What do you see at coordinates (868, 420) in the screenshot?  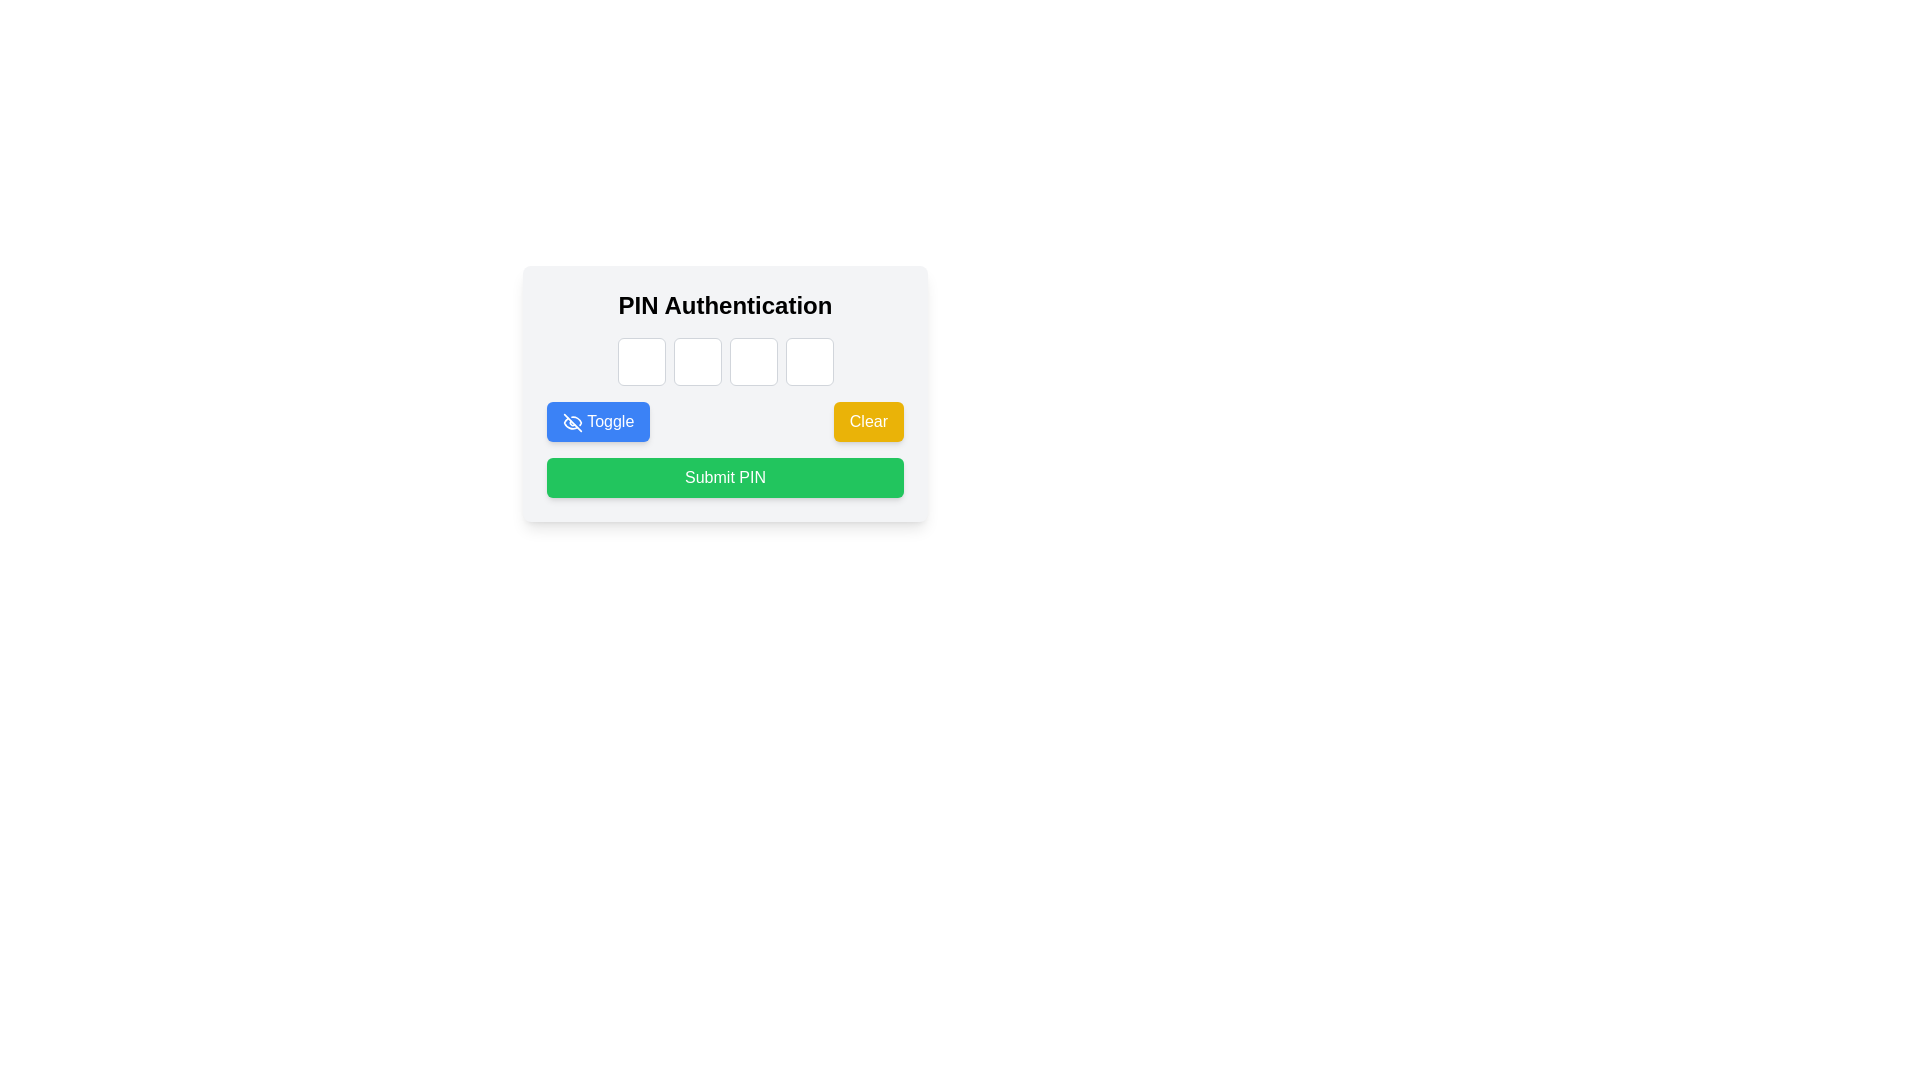 I see `the yellow rectangular 'Clear' button with rounded edges and white text to clear inputs or actions` at bounding box center [868, 420].